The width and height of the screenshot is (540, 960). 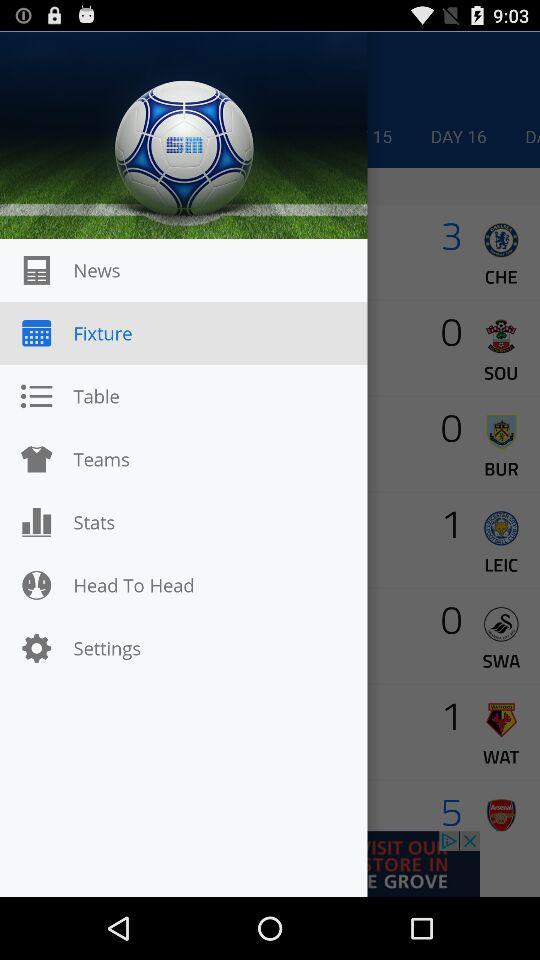 I want to click on the icon which is above che, so click(x=500, y=240).